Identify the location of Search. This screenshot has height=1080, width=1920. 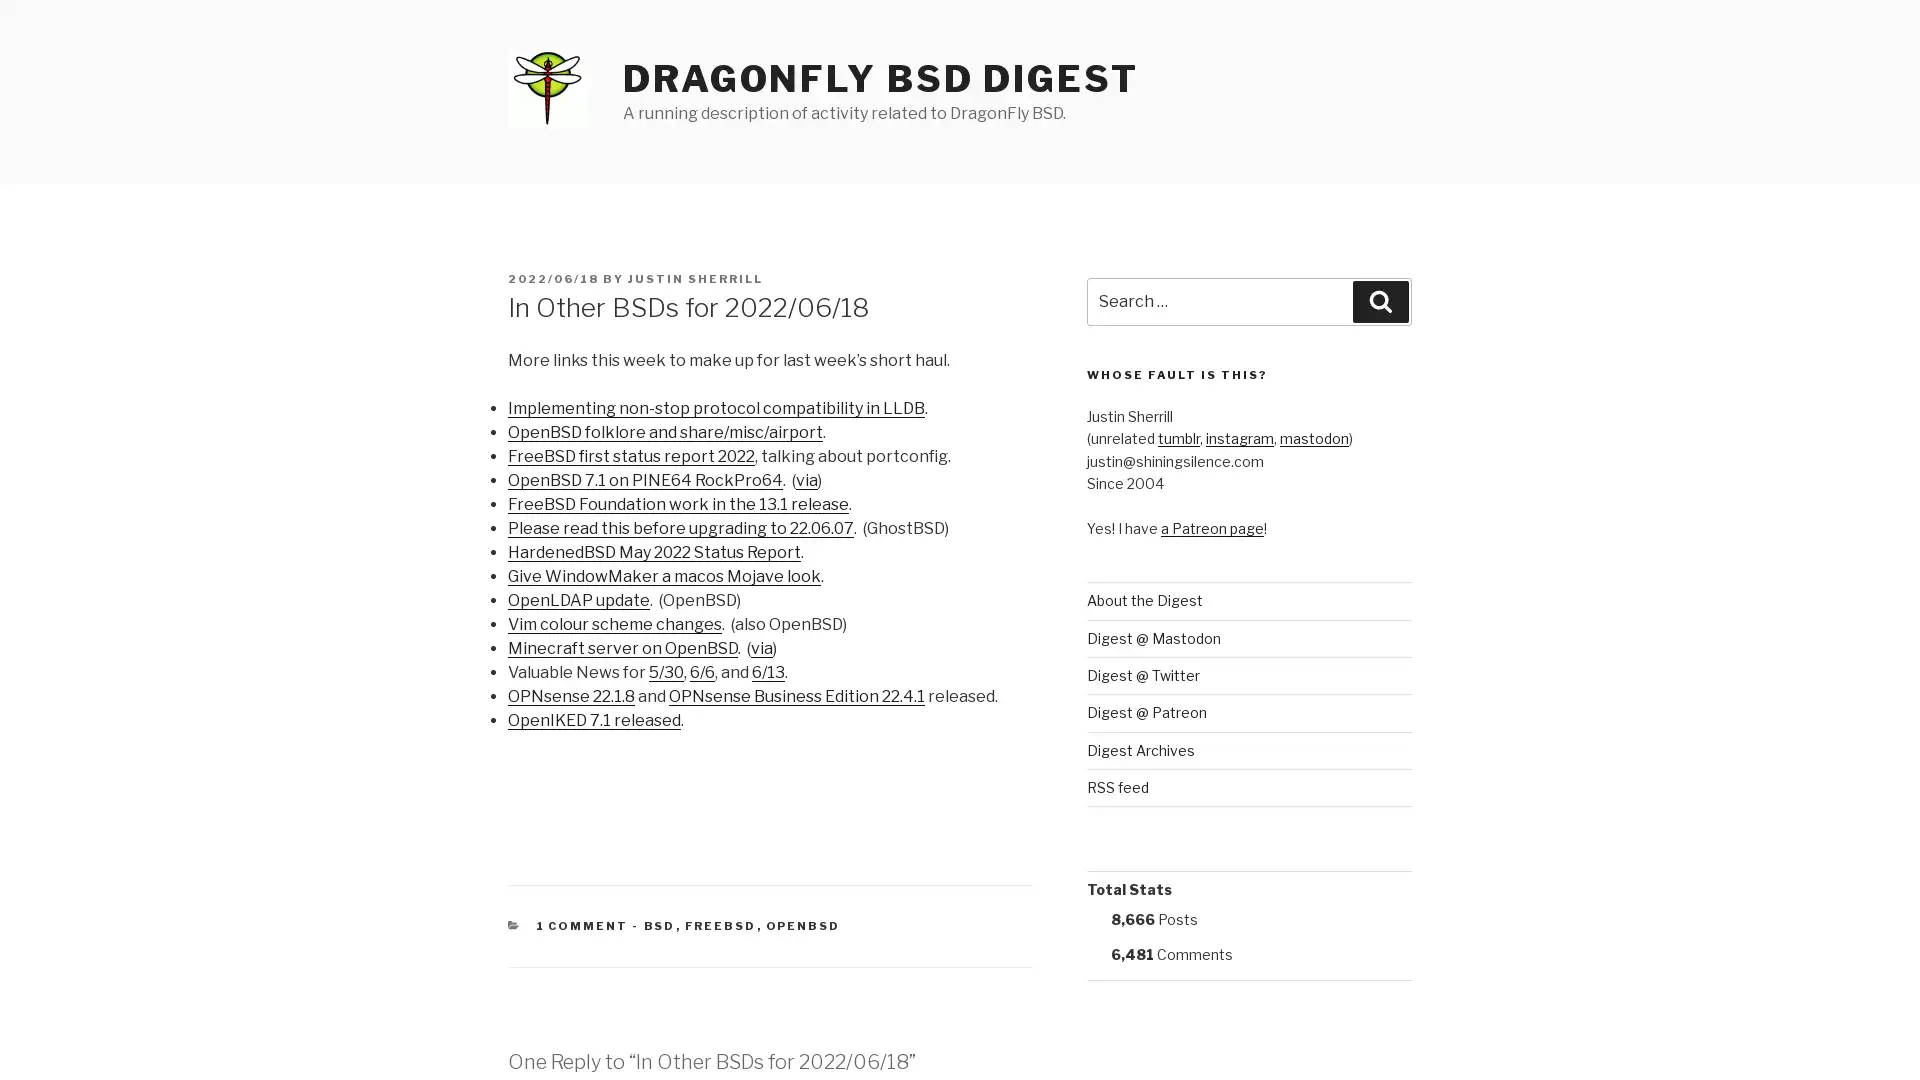
(1380, 301).